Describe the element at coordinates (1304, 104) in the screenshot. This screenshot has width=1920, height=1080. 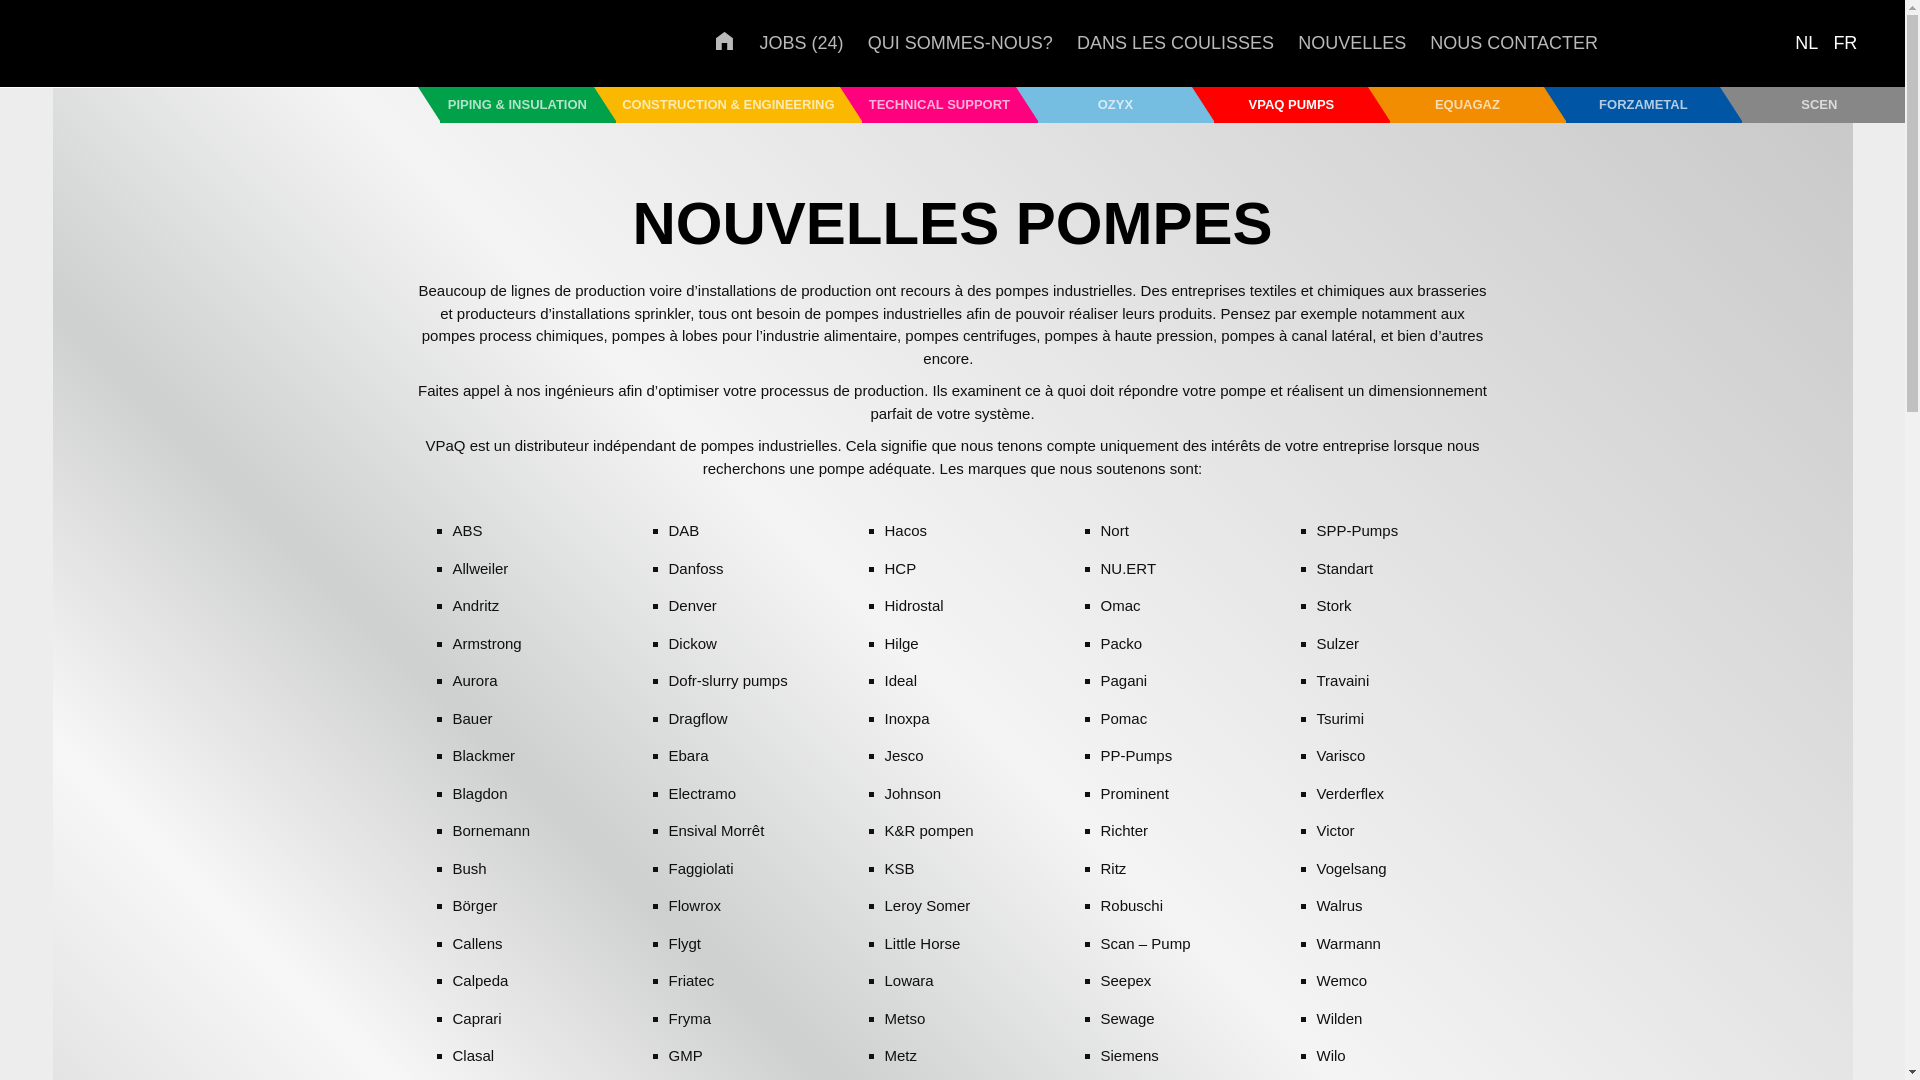
I see `'VPAQ PUMPS'` at that location.